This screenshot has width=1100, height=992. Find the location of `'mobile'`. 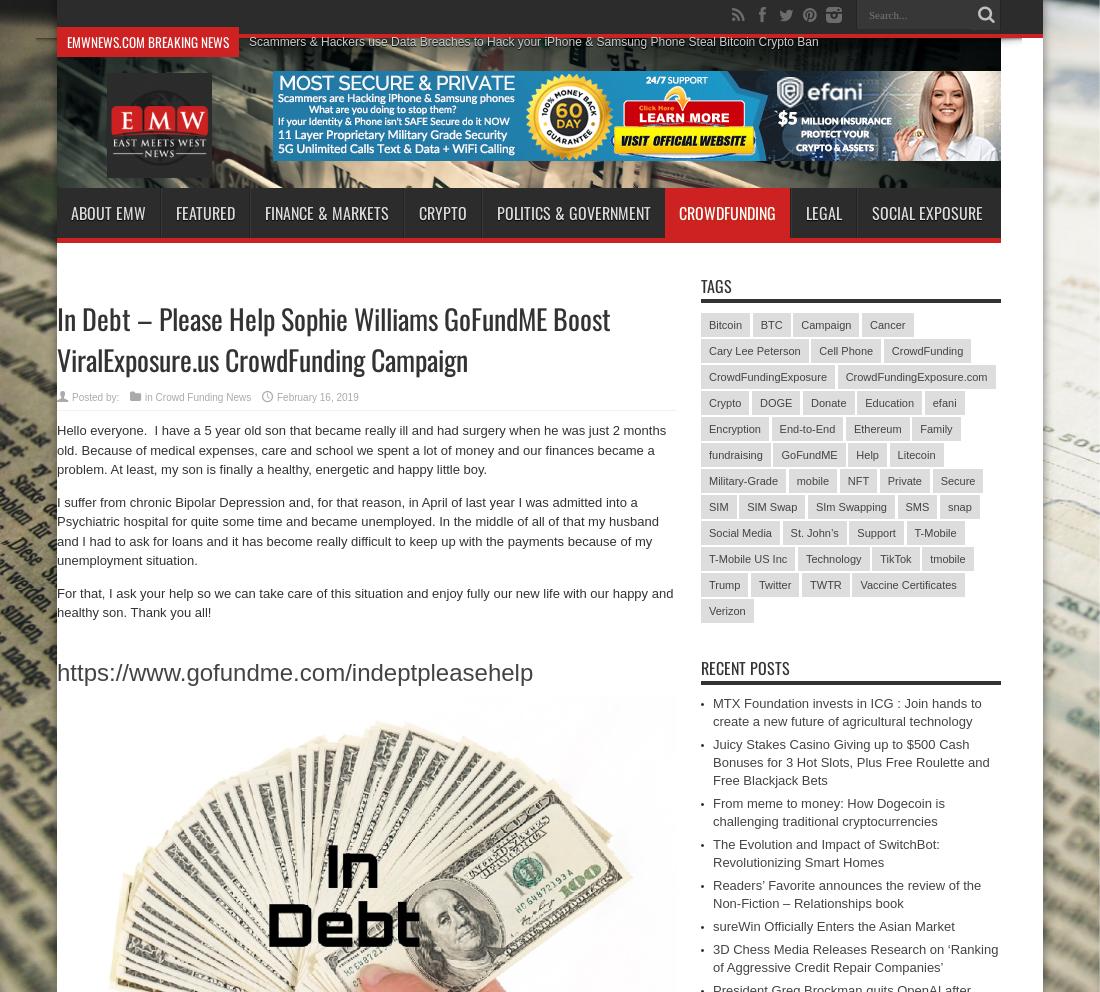

'mobile' is located at coordinates (795, 481).